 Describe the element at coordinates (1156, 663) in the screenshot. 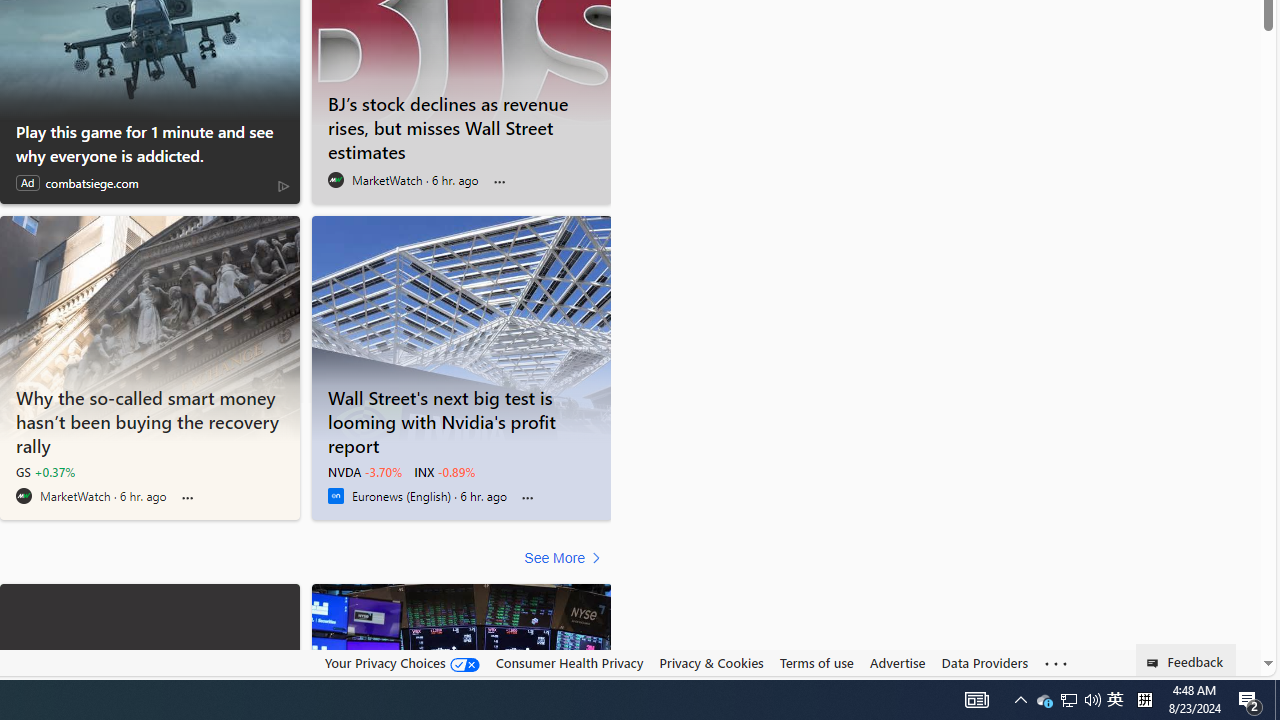

I see `'Class: feedback_link_icon-DS-EntryPoint1-1'` at that location.